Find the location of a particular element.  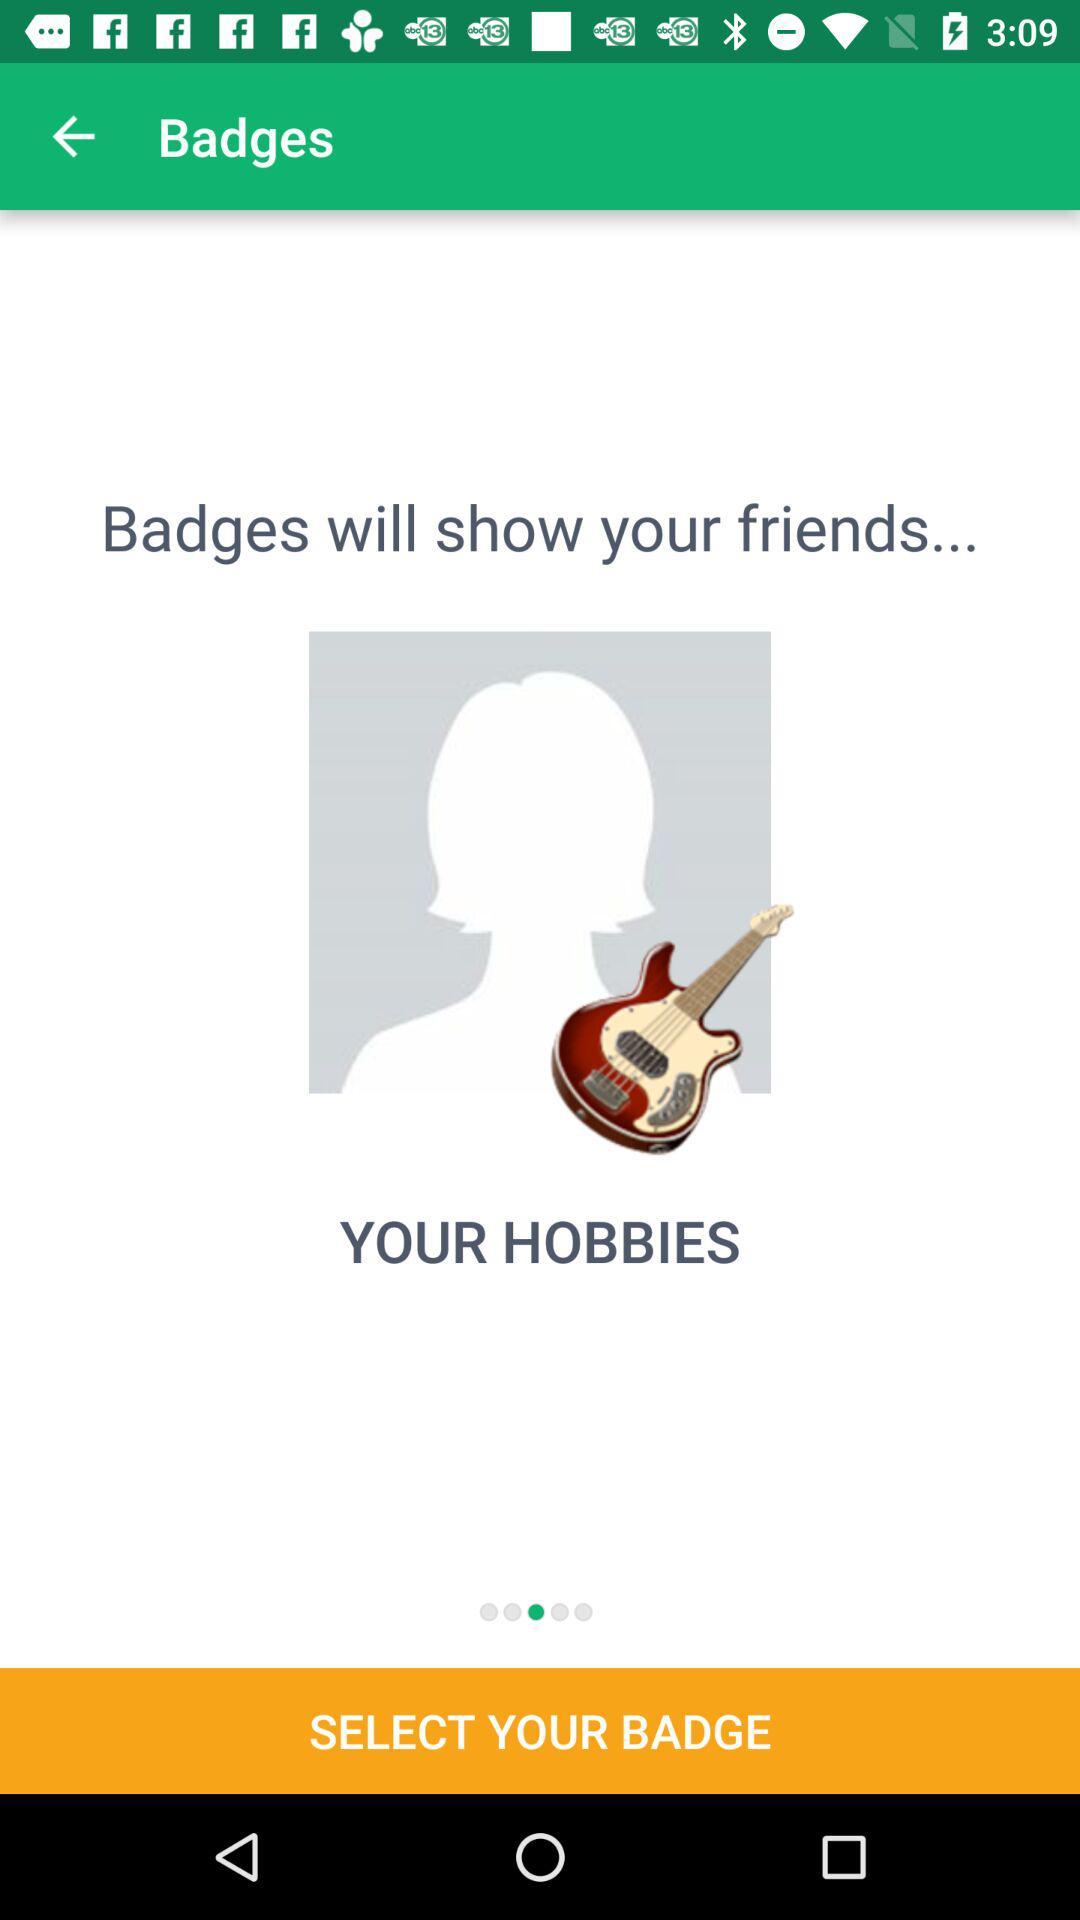

the icon above badges will show is located at coordinates (72, 135).